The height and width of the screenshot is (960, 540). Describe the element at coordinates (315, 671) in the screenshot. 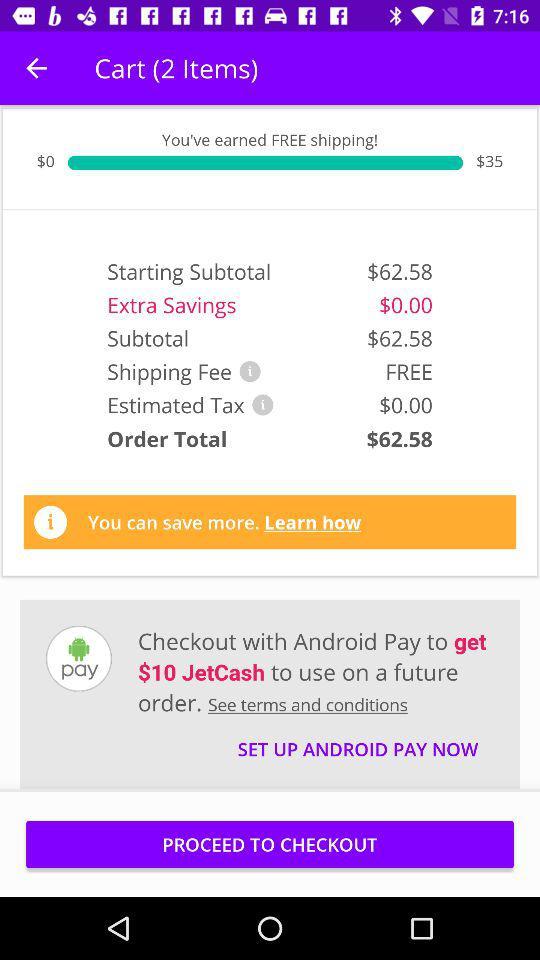

I see `checkout with android icon` at that location.